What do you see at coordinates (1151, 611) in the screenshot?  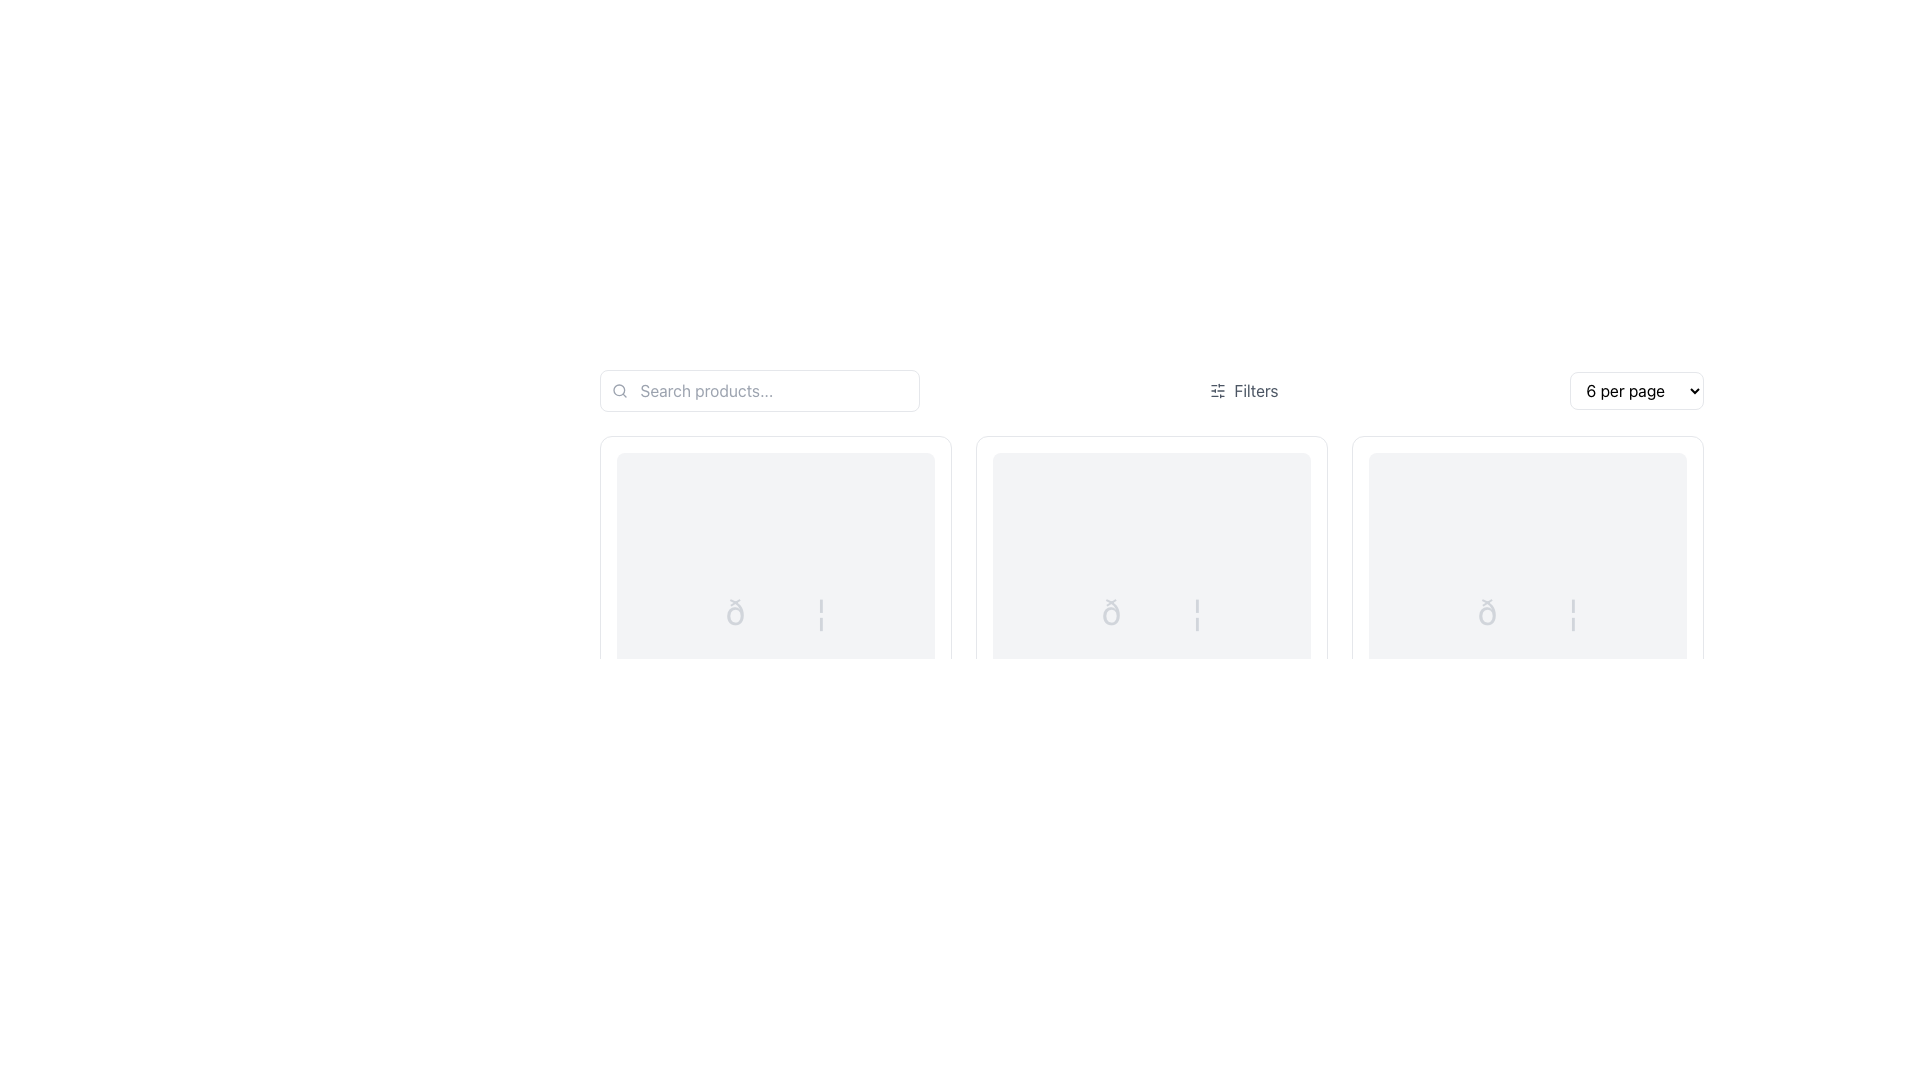 I see `the visual appearance change of the gray envelope icon when hovered over` at bounding box center [1151, 611].